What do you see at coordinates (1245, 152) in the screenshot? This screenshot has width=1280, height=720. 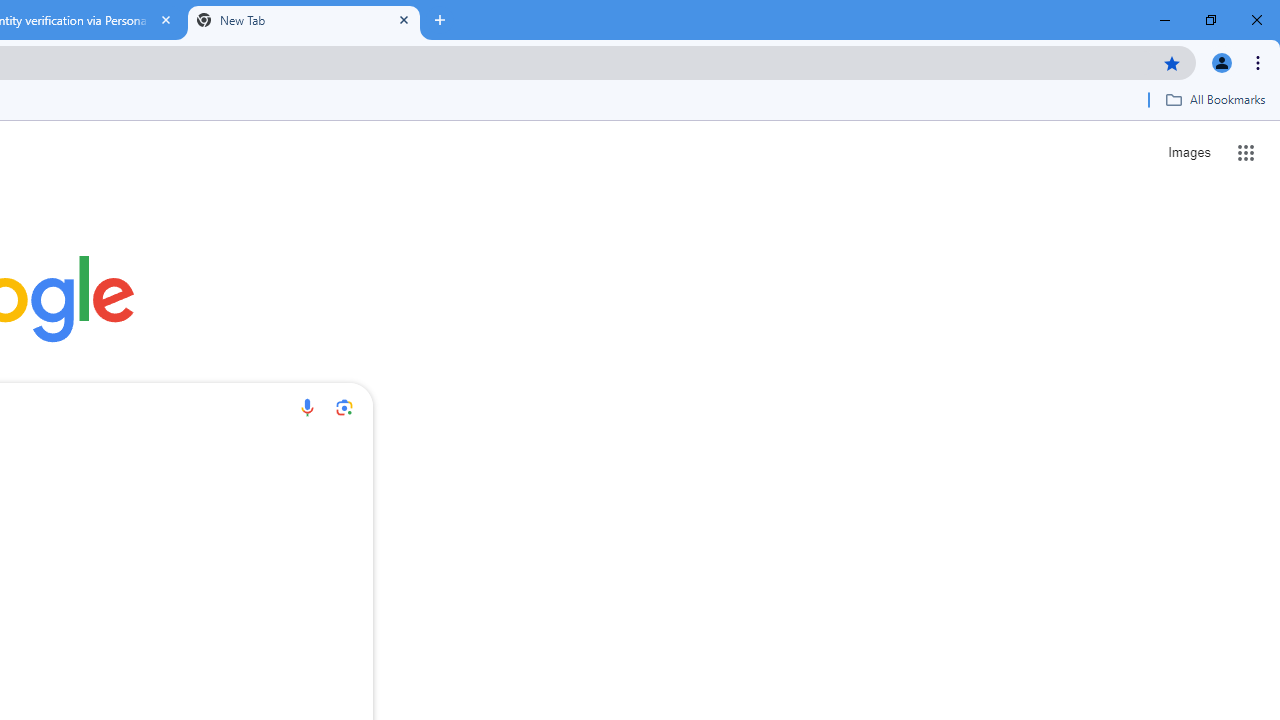 I see `'Google apps'` at bounding box center [1245, 152].